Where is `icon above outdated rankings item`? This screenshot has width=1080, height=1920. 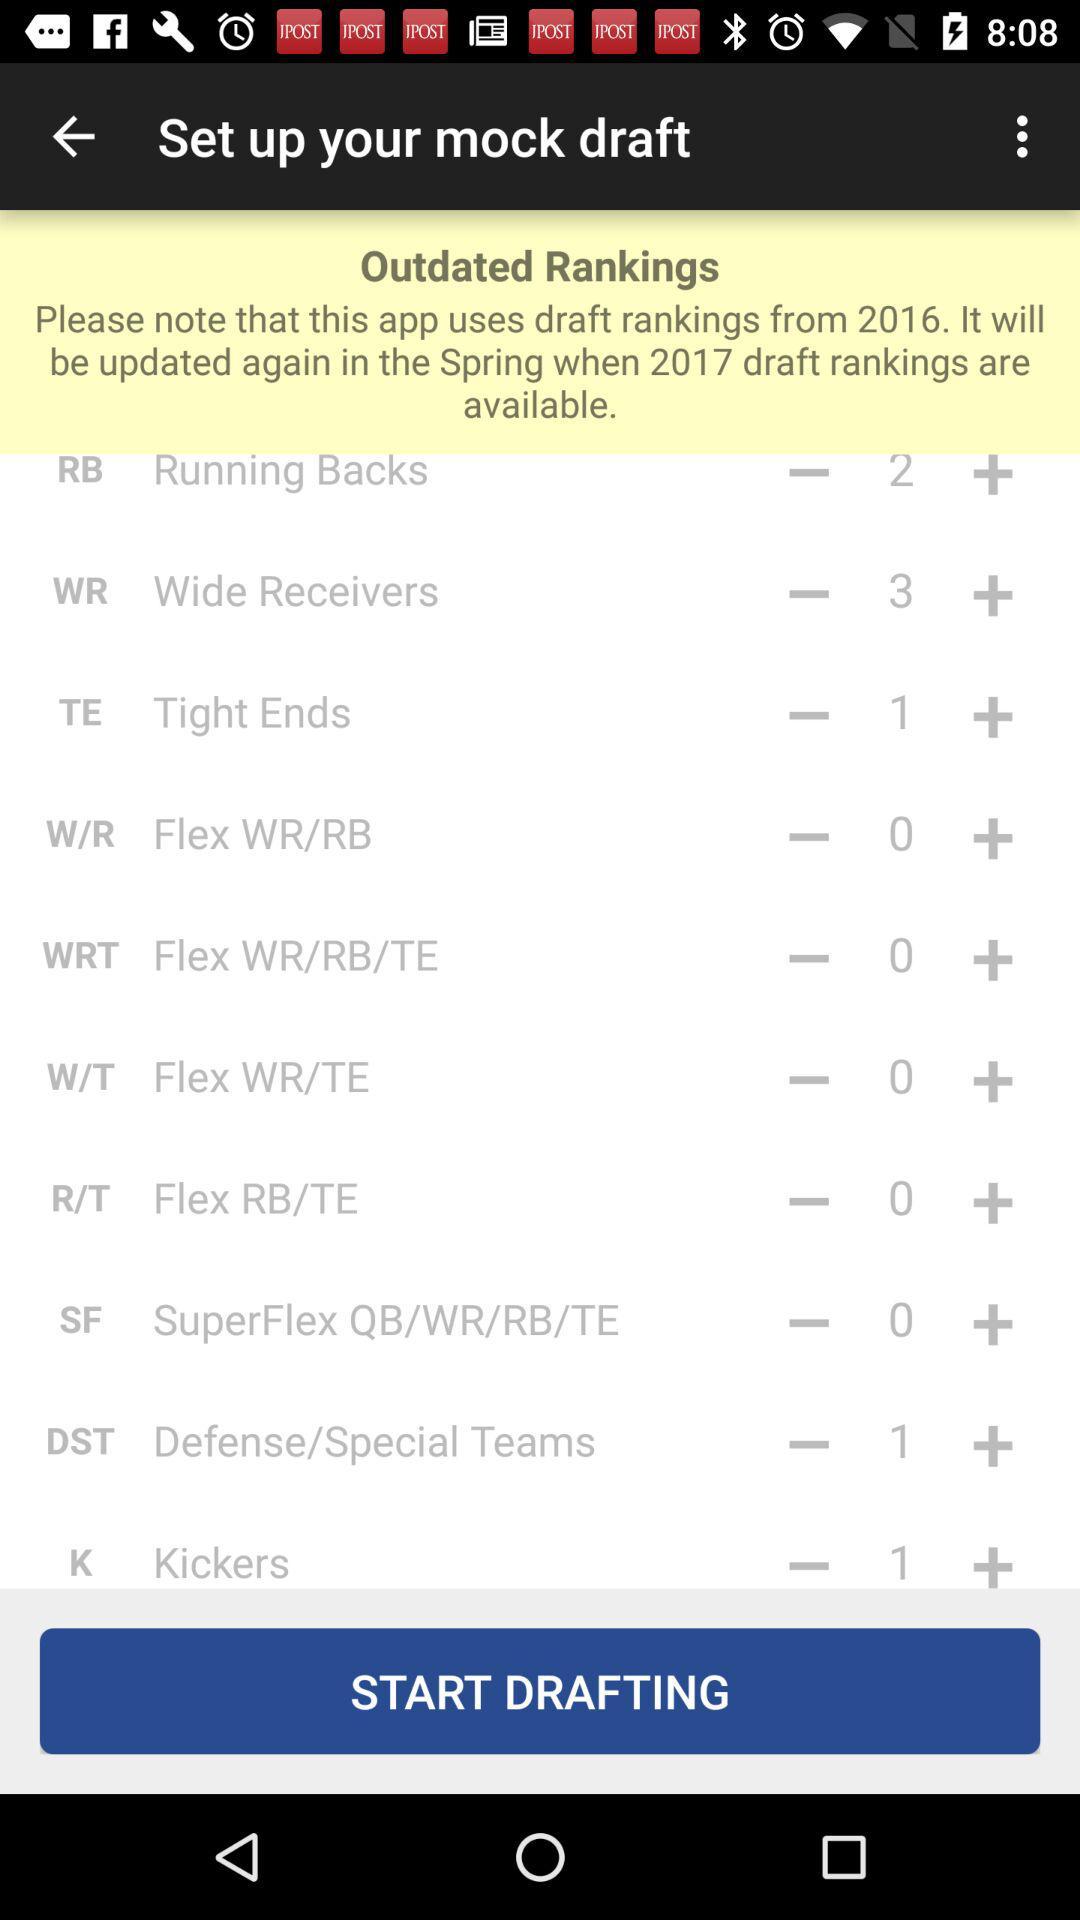 icon above outdated rankings item is located at coordinates (72, 135).